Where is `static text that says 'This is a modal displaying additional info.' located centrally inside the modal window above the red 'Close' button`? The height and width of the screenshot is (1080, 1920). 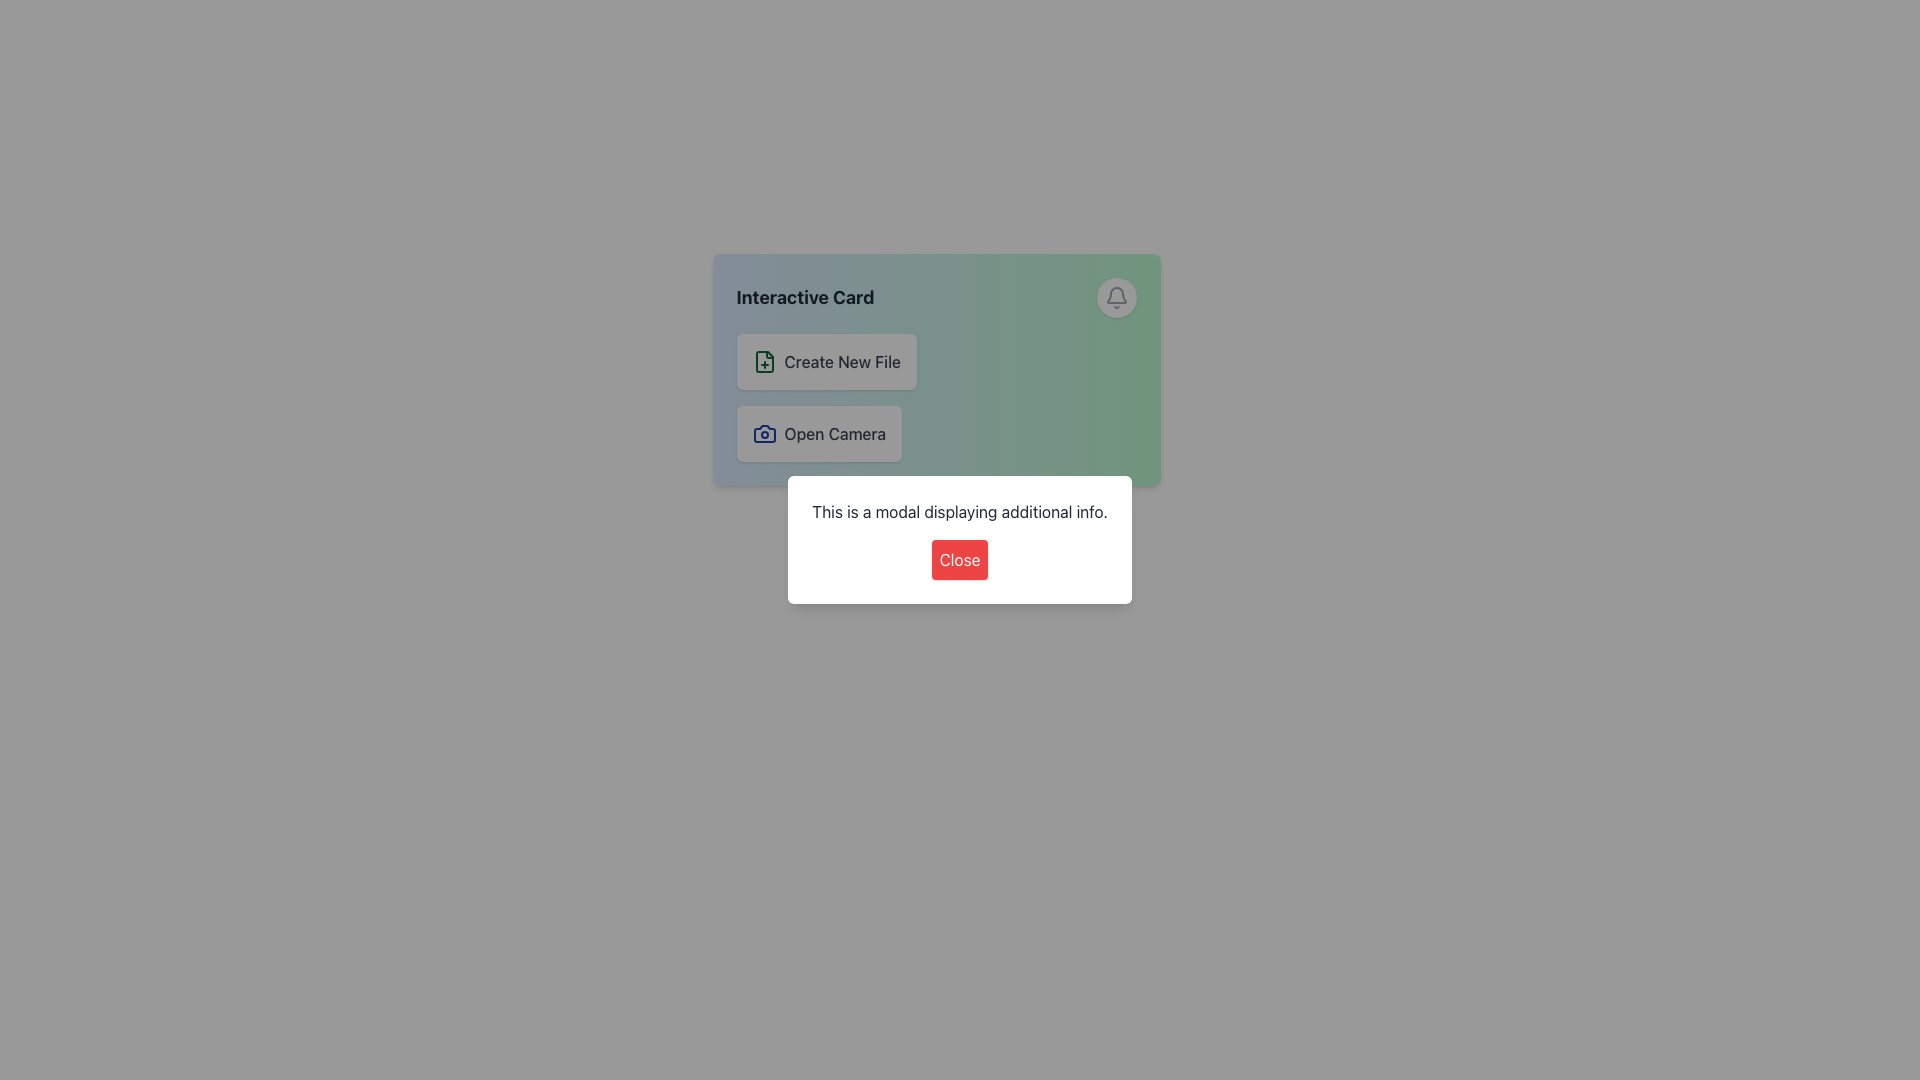 static text that says 'This is a modal displaying additional info.' located centrally inside the modal window above the red 'Close' button is located at coordinates (960, 511).